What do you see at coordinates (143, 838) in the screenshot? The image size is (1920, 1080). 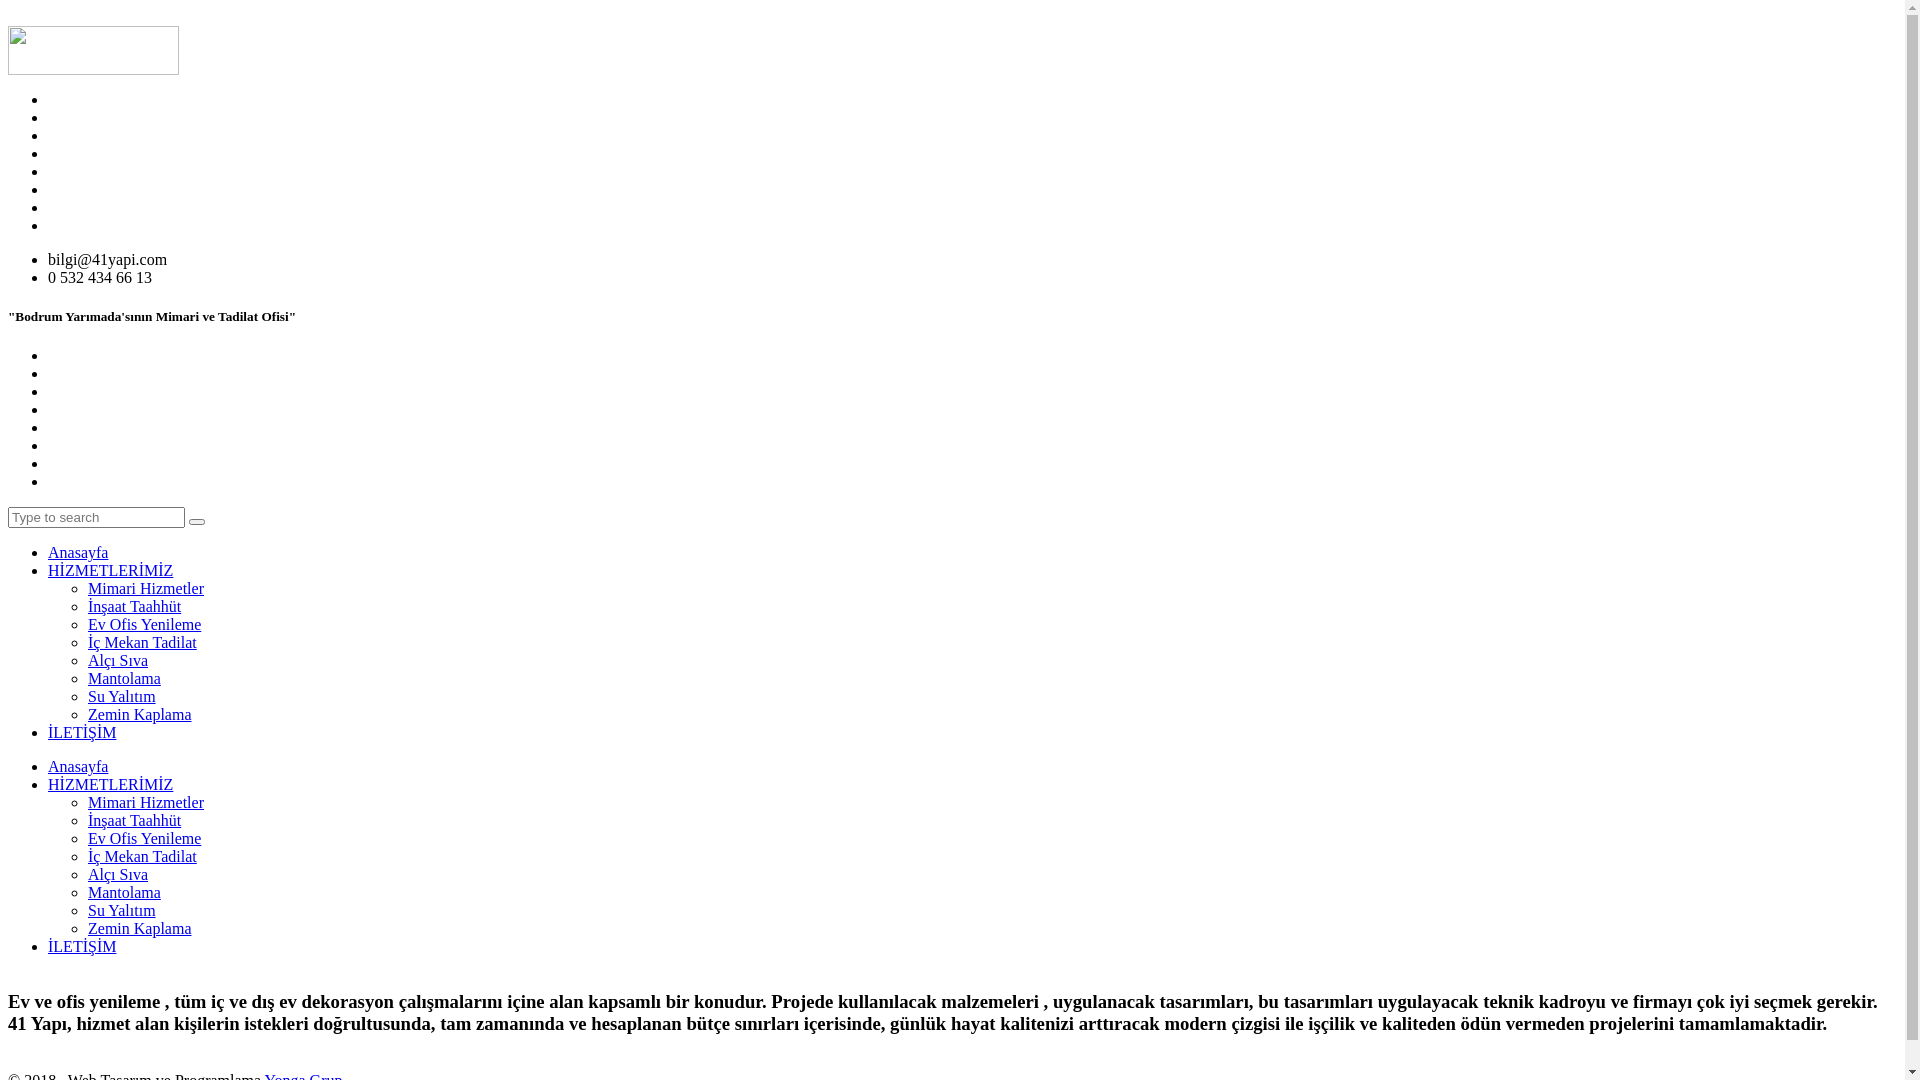 I see `'Ev Ofis Yenileme'` at bounding box center [143, 838].